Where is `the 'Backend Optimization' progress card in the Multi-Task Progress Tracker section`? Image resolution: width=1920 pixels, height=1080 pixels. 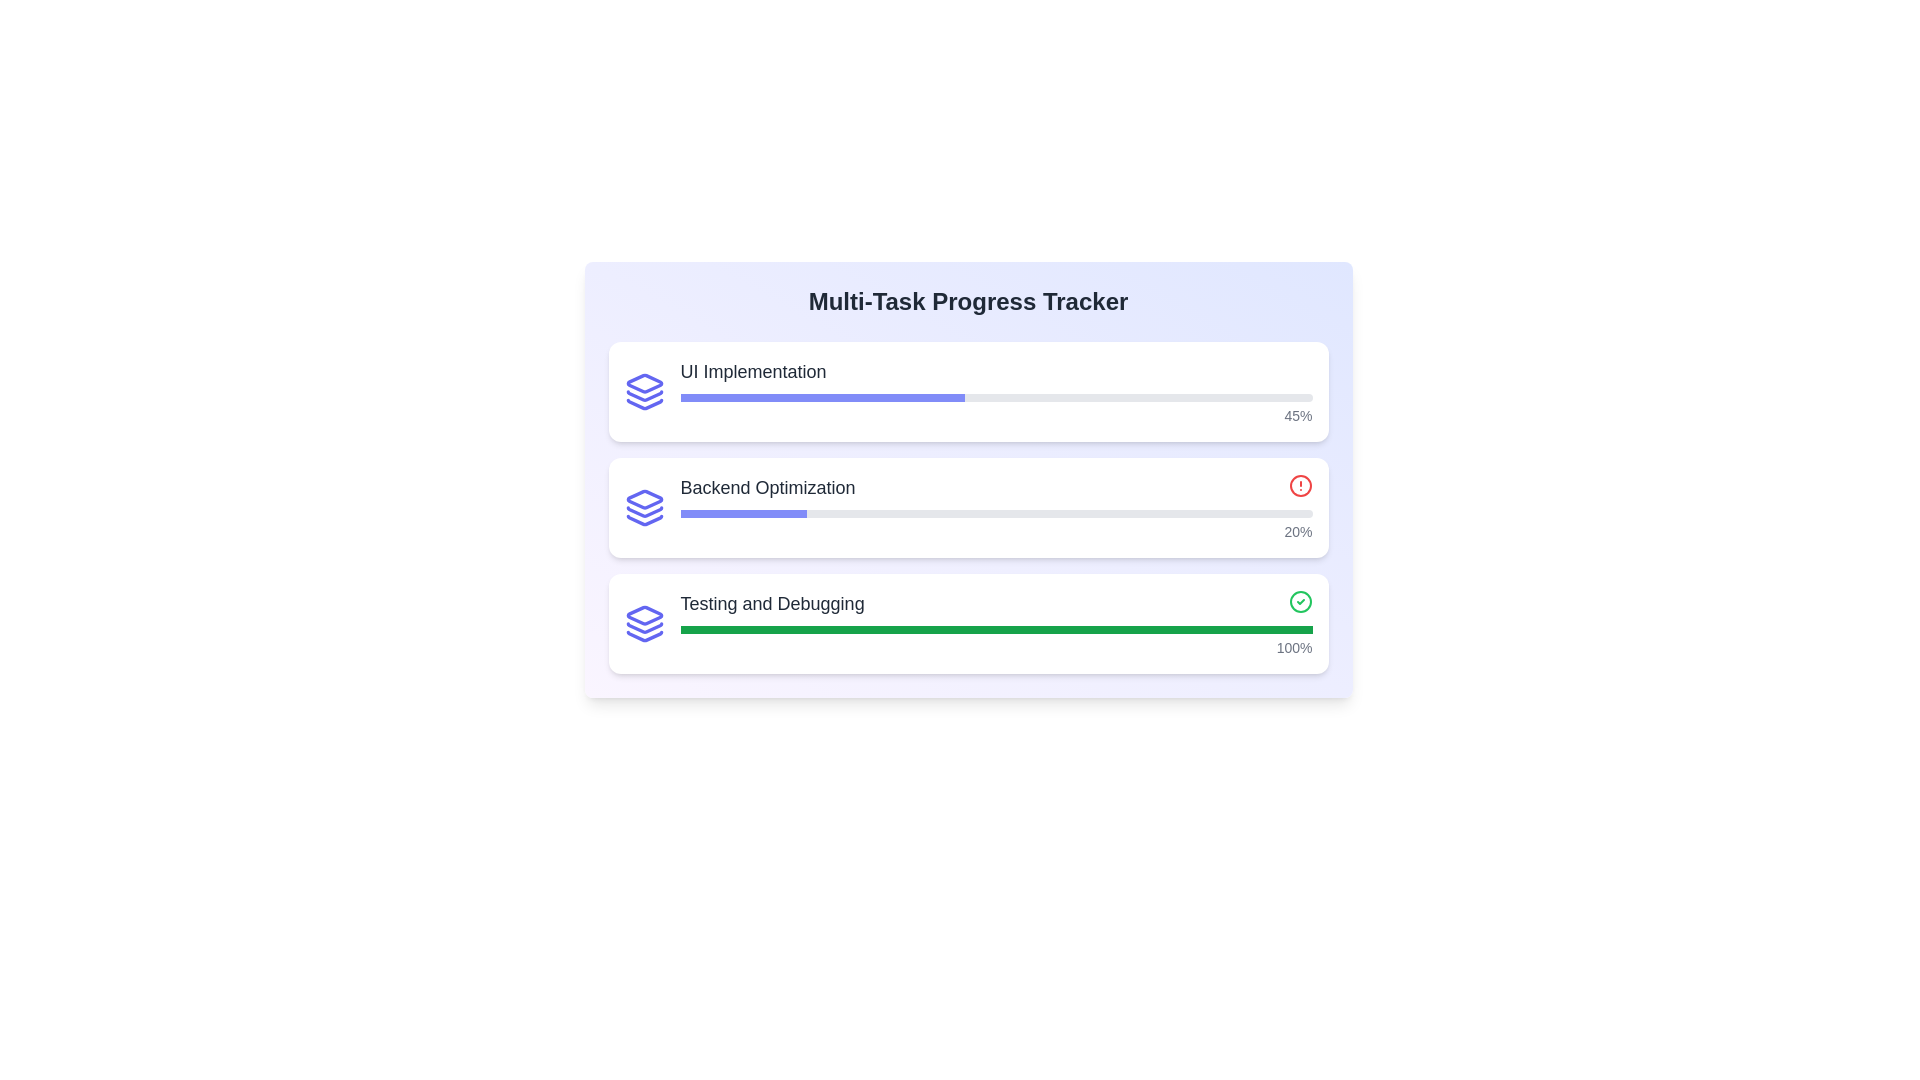
the 'Backend Optimization' progress card in the Multi-Task Progress Tracker section is located at coordinates (968, 479).